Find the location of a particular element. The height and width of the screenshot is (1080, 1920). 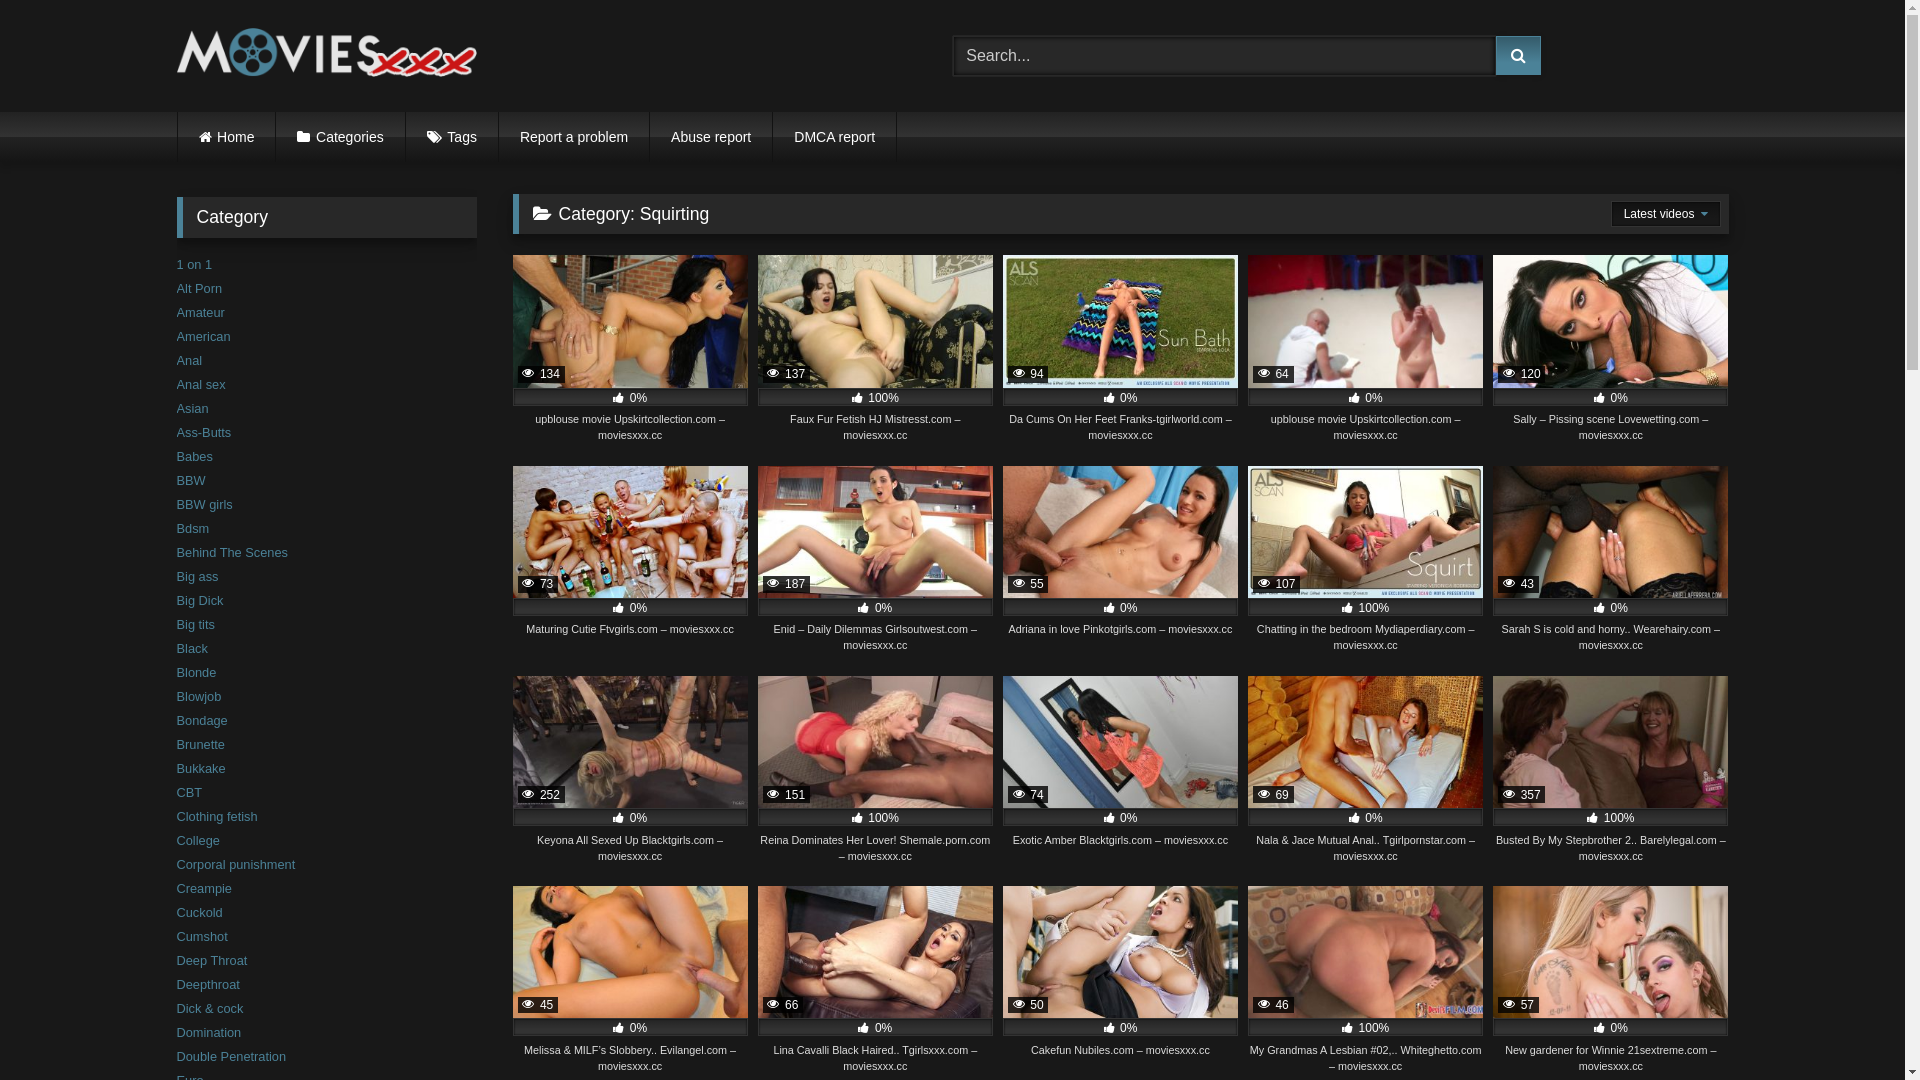

'Dick & cock' is located at coordinates (176, 1008).